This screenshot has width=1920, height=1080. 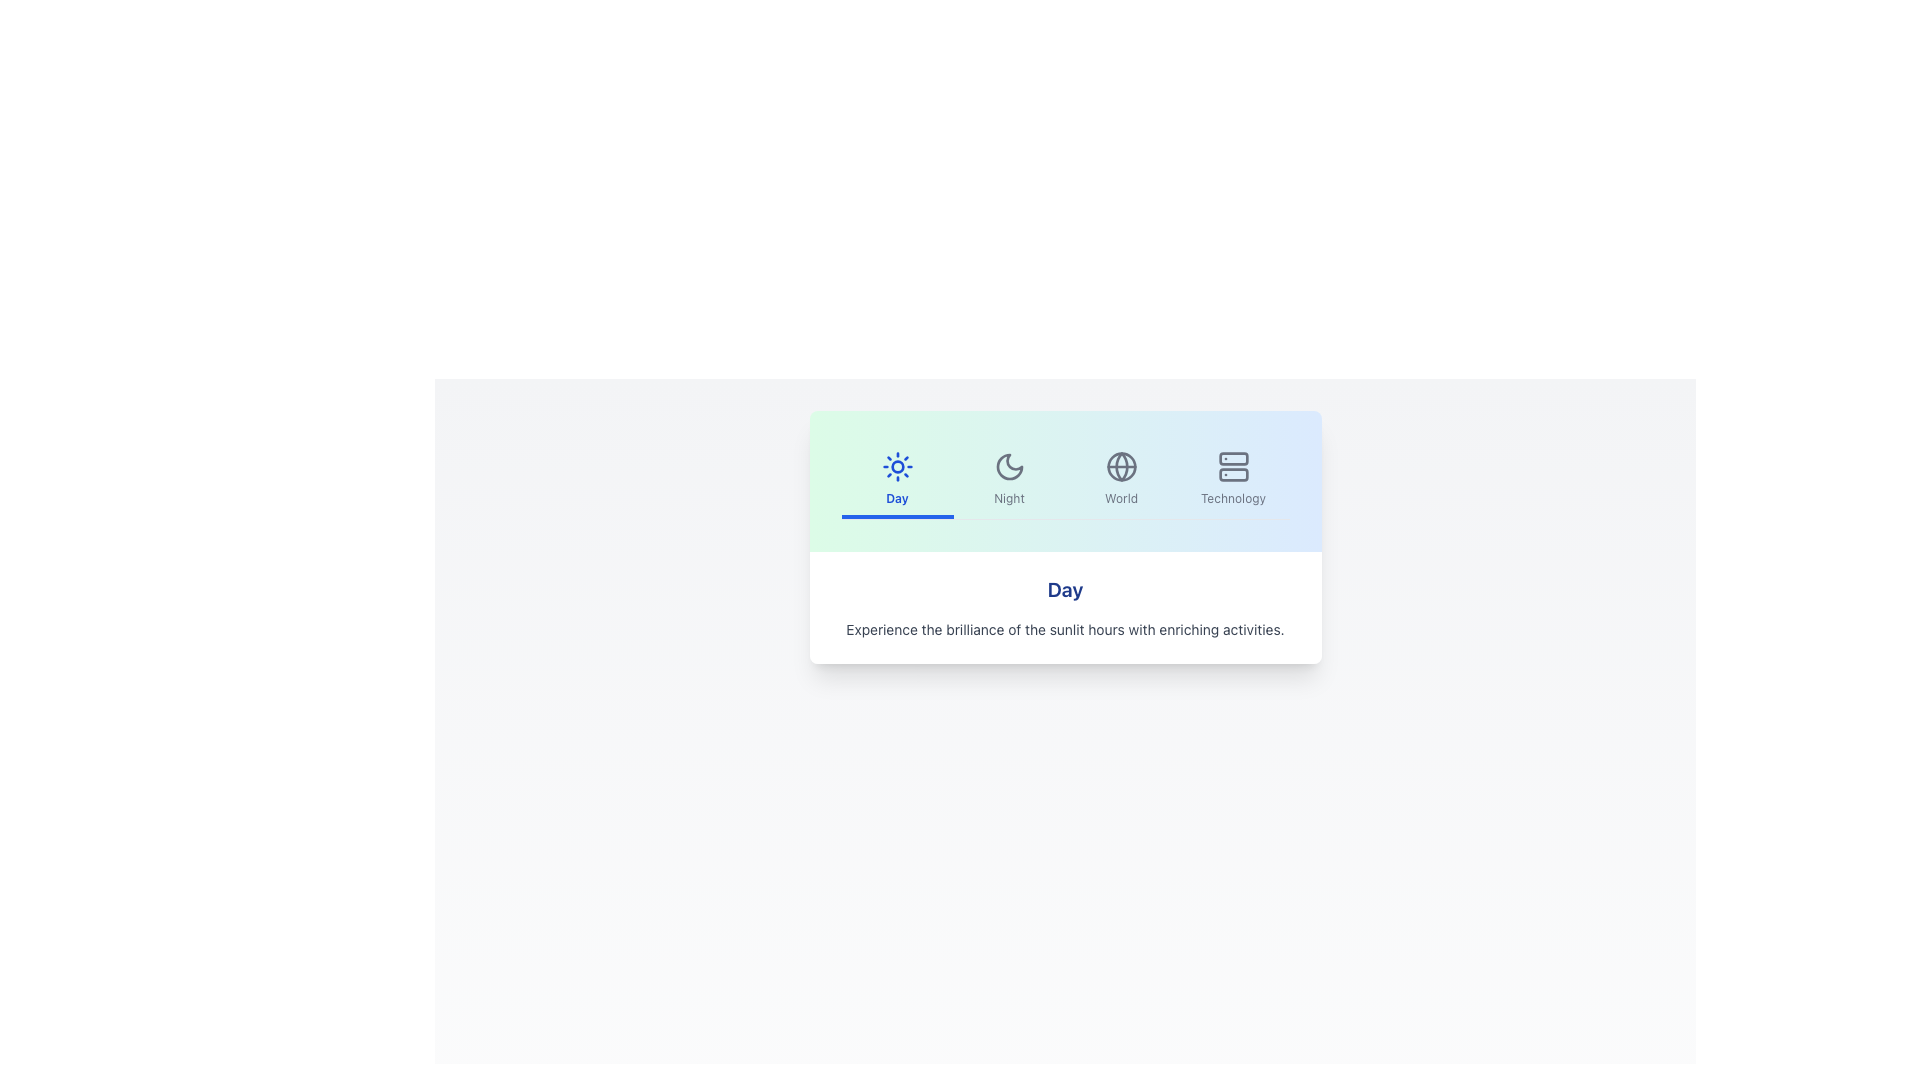 I want to click on the text label for the third option in the navigation menu, which is positioned below the globe icon, so click(x=1121, y=497).